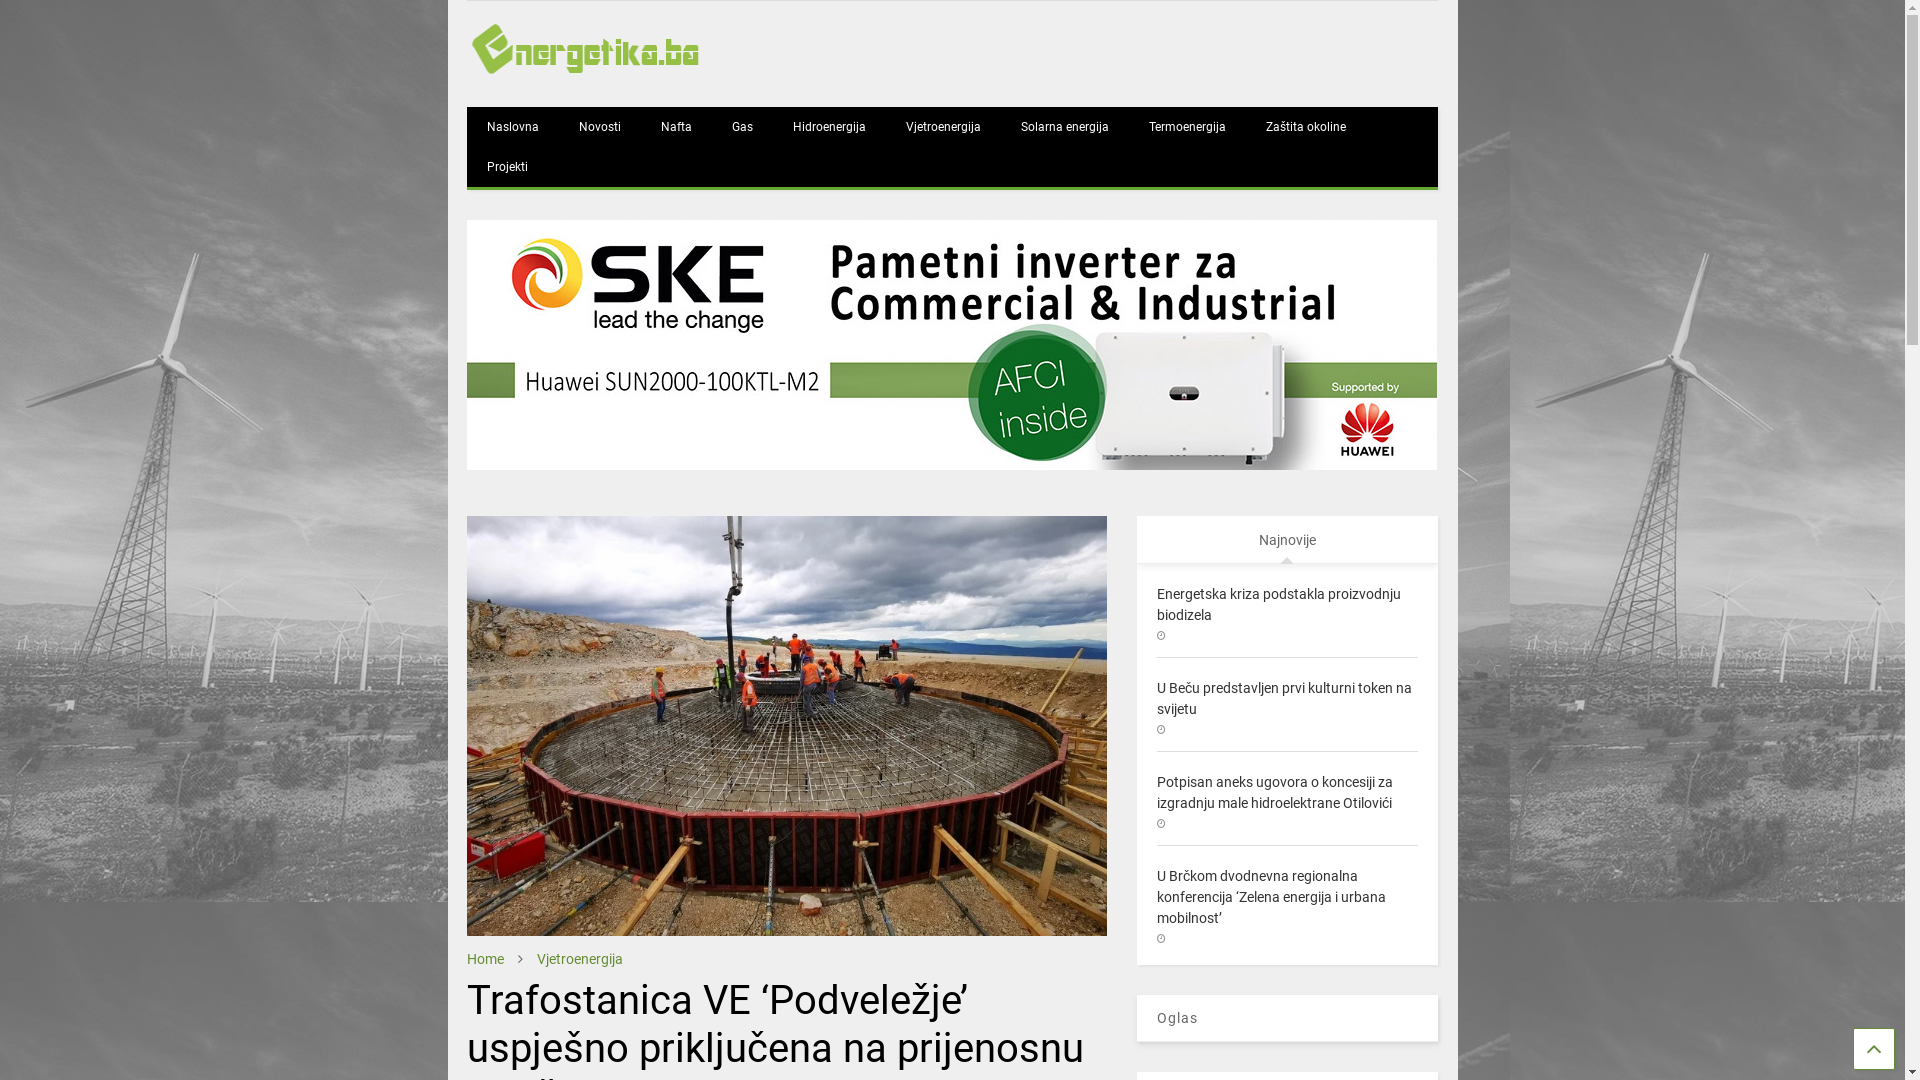 The height and width of the screenshot is (1080, 1920). What do you see at coordinates (1128, 127) in the screenshot?
I see `'Termoenergija'` at bounding box center [1128, 127].